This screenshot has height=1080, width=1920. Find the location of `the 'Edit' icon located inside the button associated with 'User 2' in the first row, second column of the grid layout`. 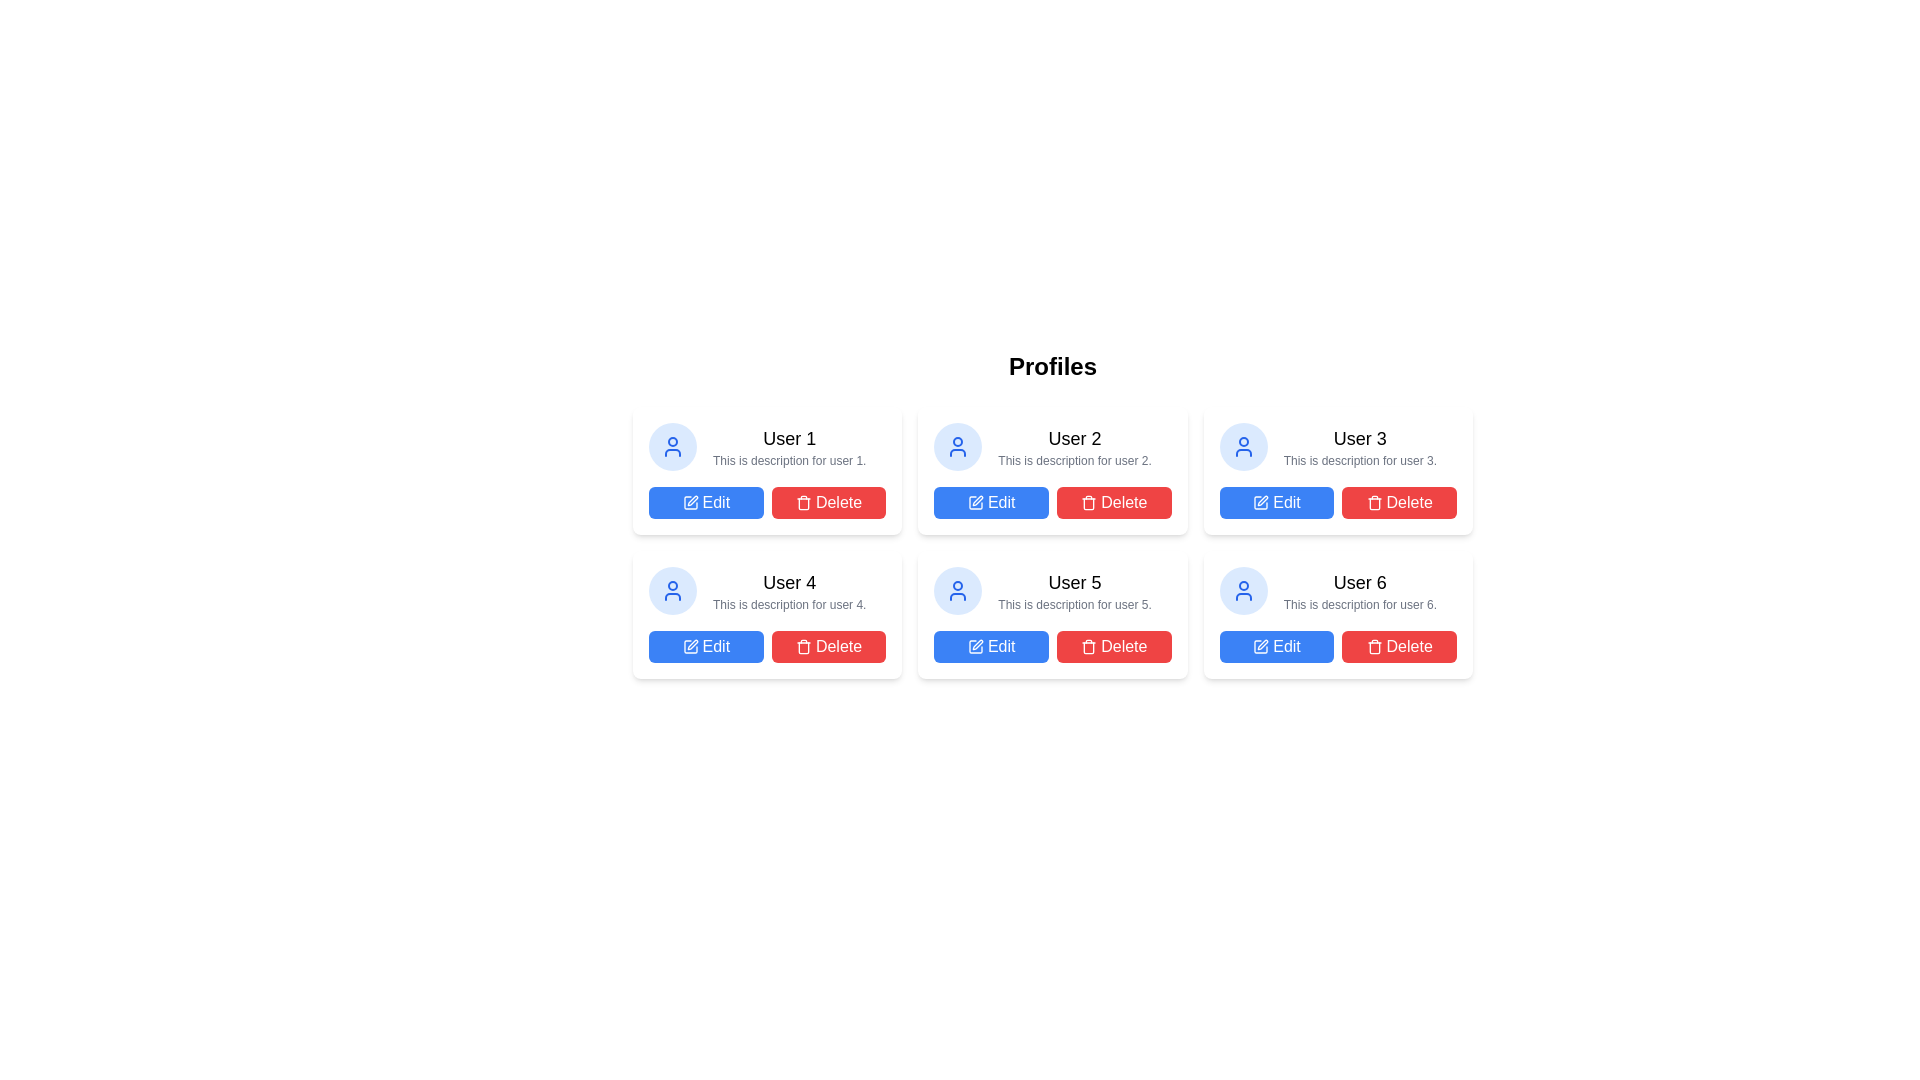

the 'Edit' icon located inside the button associated with 'User 2' in the first row, second column of the grid layout is located at coordinates (975, 501).